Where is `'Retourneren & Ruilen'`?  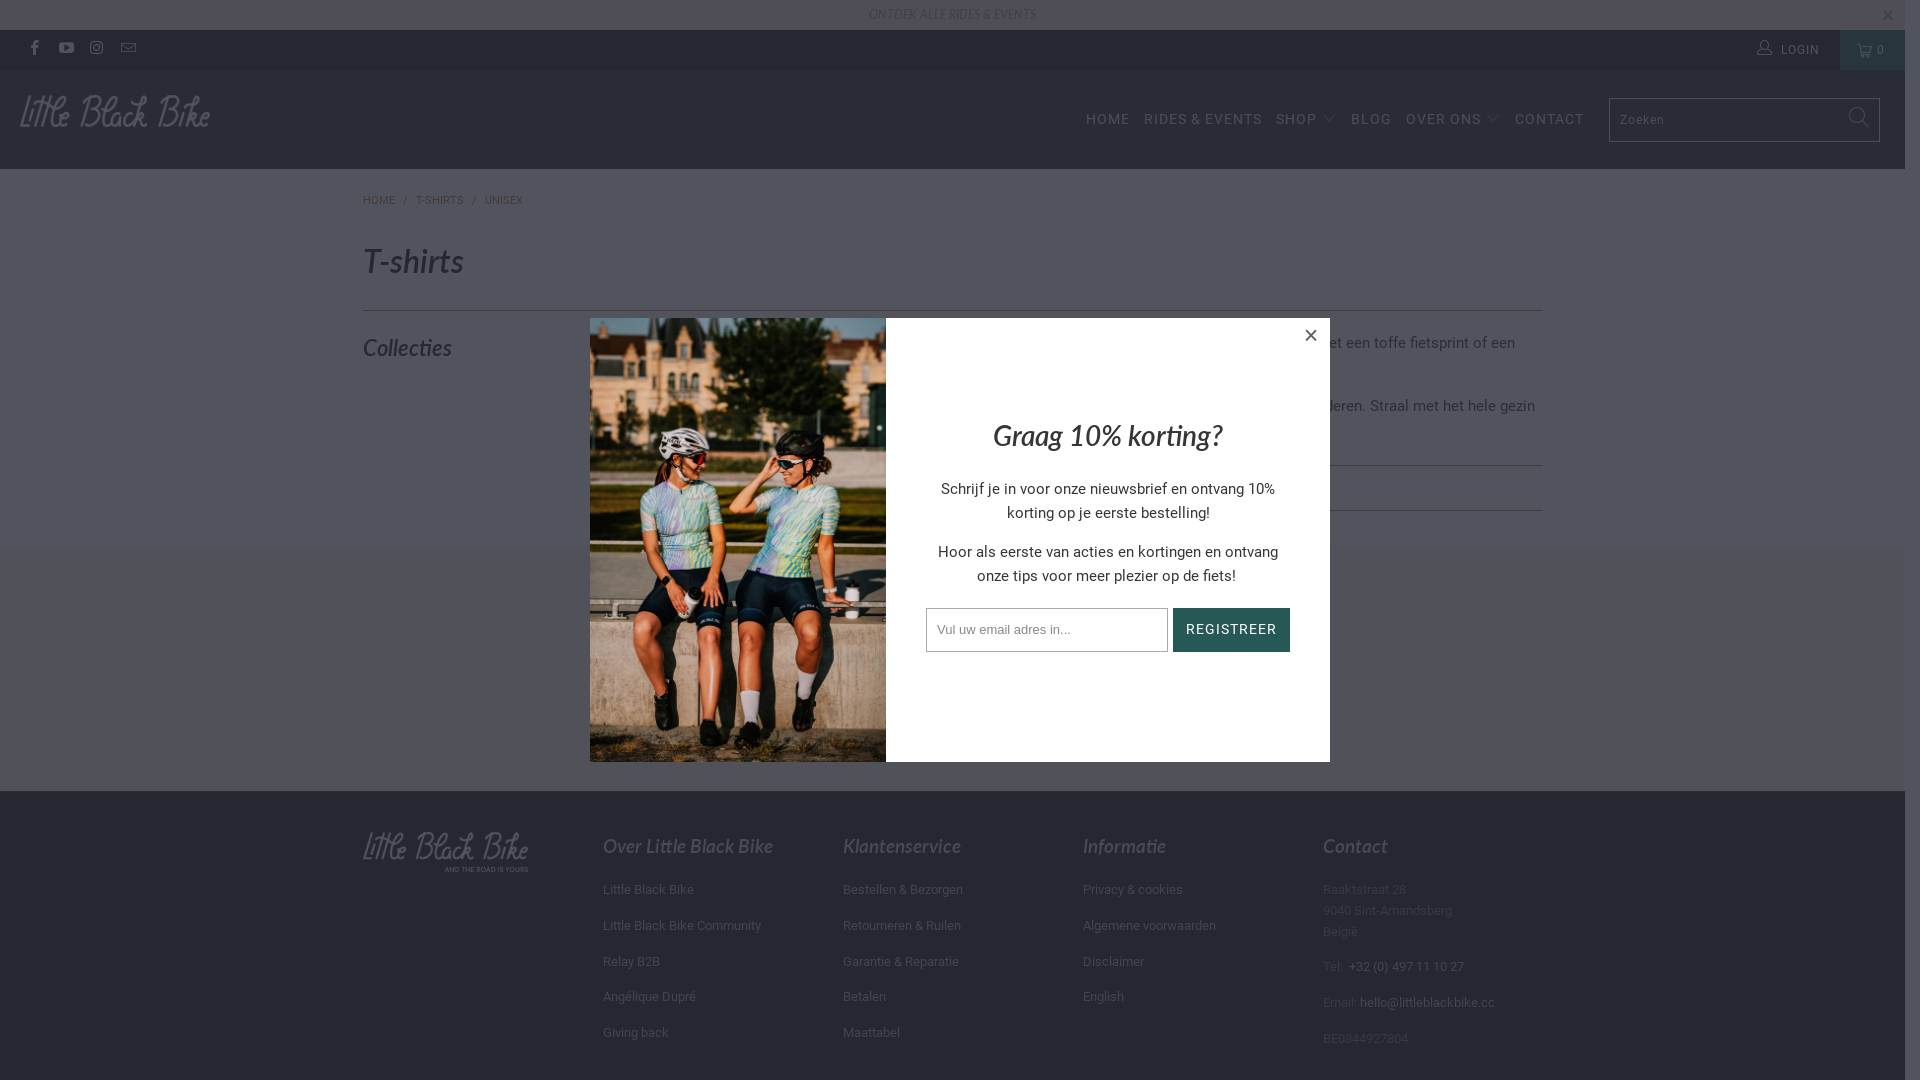
'Retourneren & Ruilen' is located at coordinates (900, 925).